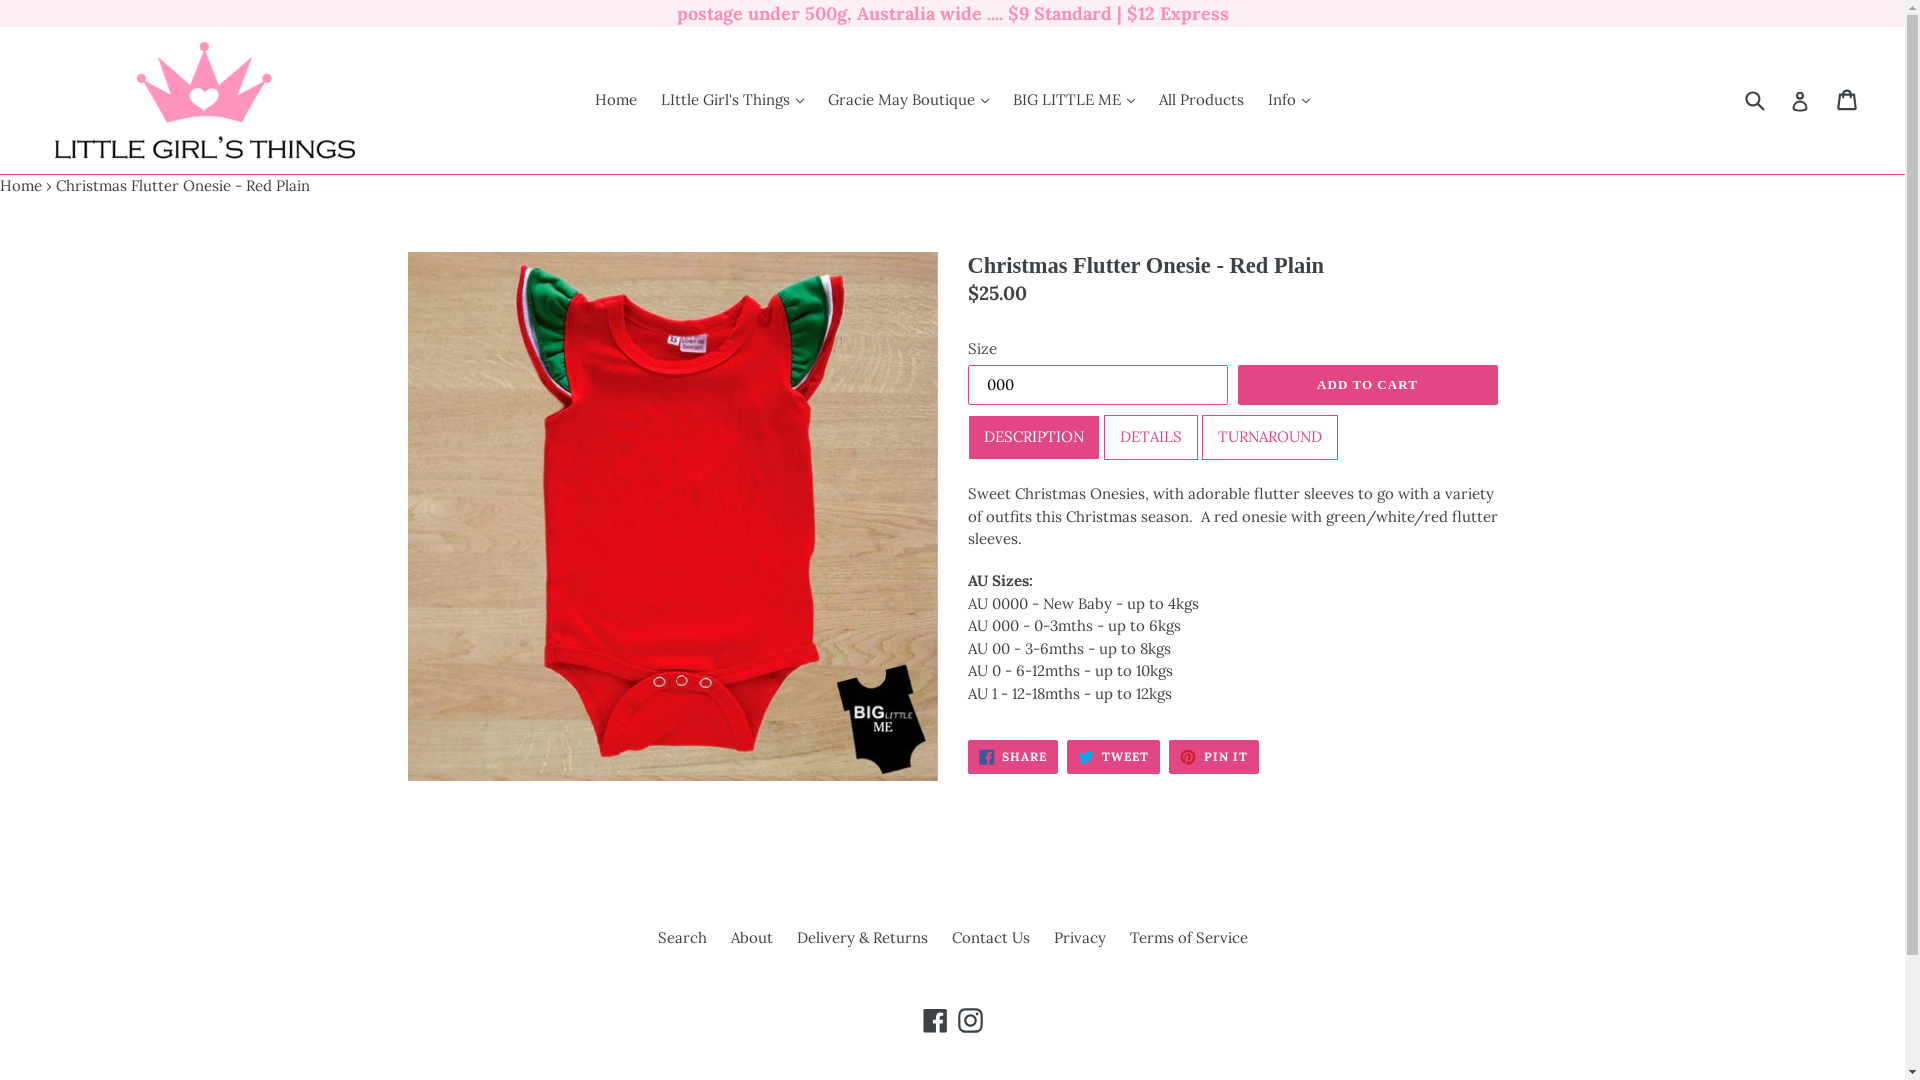 This screenshot has height=1080, width=1920. What do you see at coordinates (990, 937) in the screenshot?
I see `'Contact Us'` at bounding box center [990, 937].